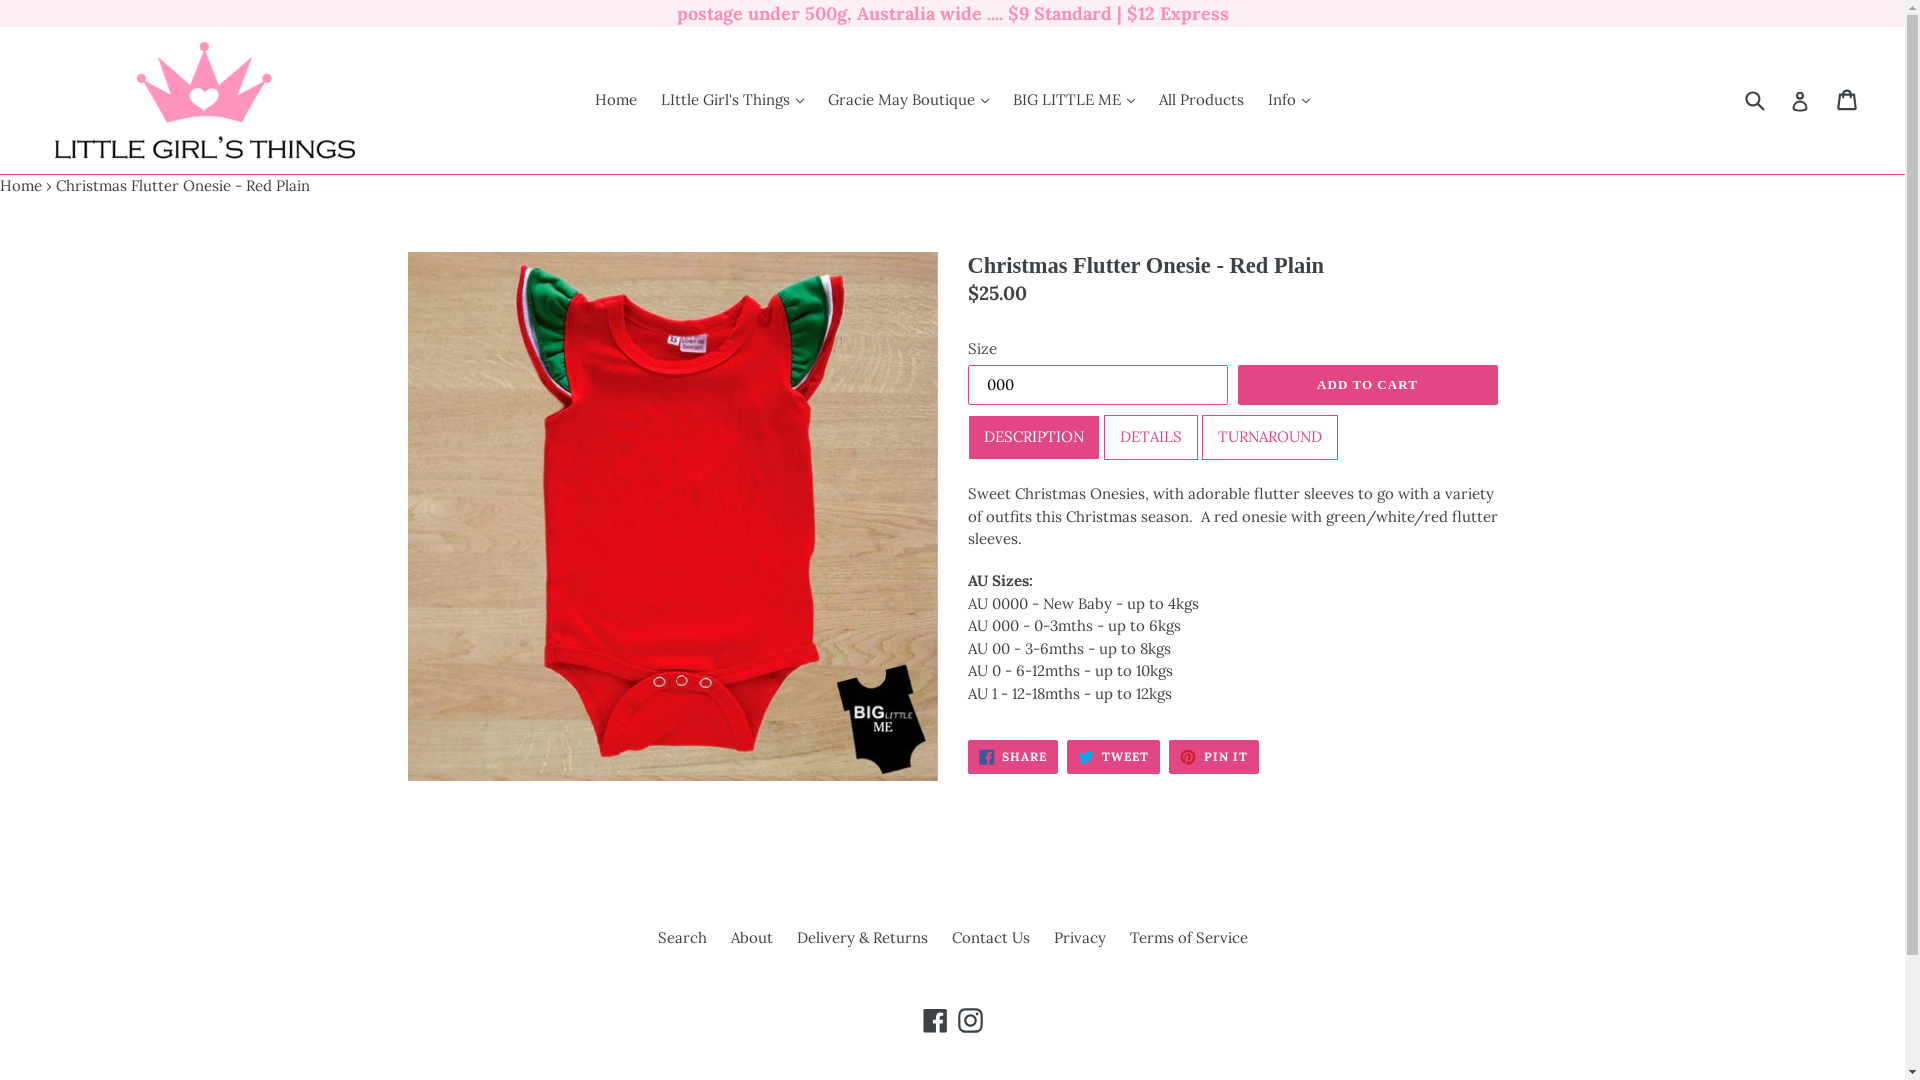 This screenshot has height=1080, width=1920. What do you see at coordinates (990, 937) in the screenshot?
I see `'Contact Us'` at bounding box center [990, 937].